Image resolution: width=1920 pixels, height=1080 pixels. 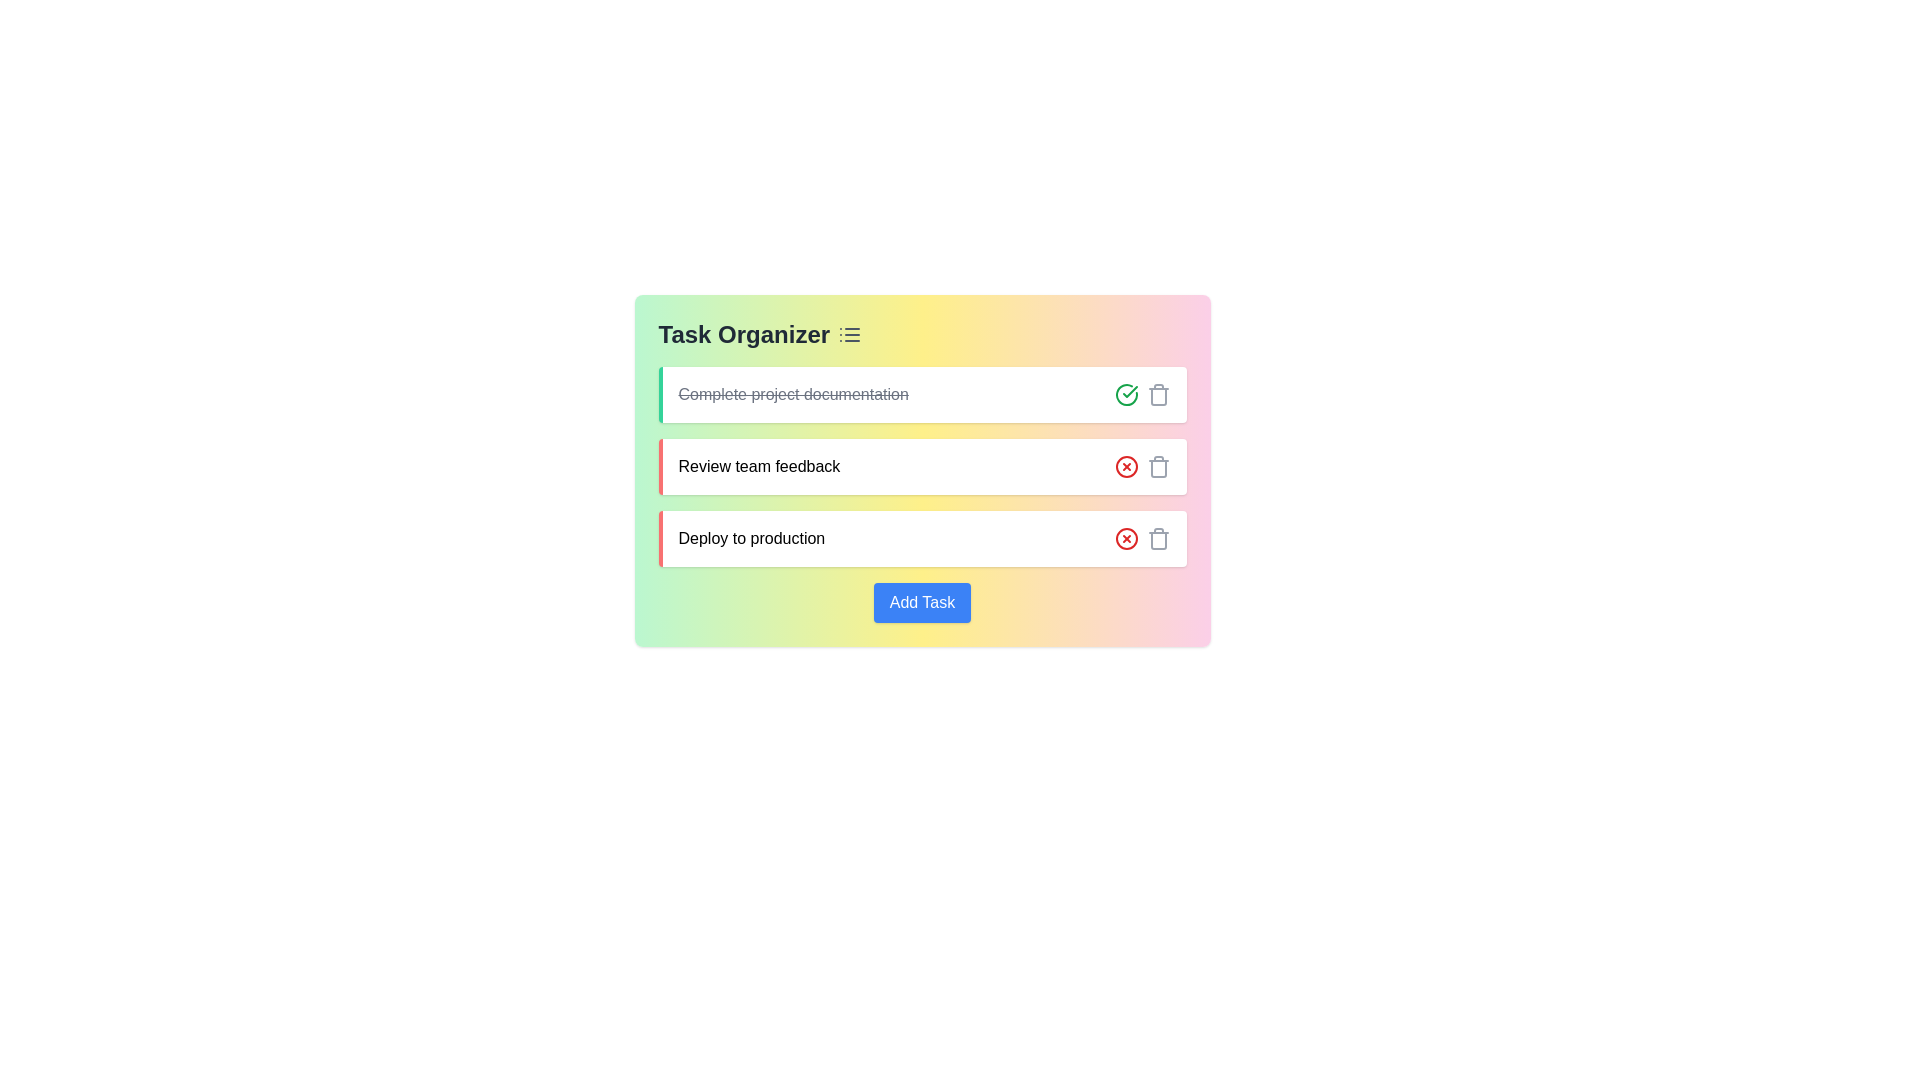 I want to click on the small gray trash can icon located to the far right of the text field labeled 'Review team feedback', so click(x=1158, y=538).